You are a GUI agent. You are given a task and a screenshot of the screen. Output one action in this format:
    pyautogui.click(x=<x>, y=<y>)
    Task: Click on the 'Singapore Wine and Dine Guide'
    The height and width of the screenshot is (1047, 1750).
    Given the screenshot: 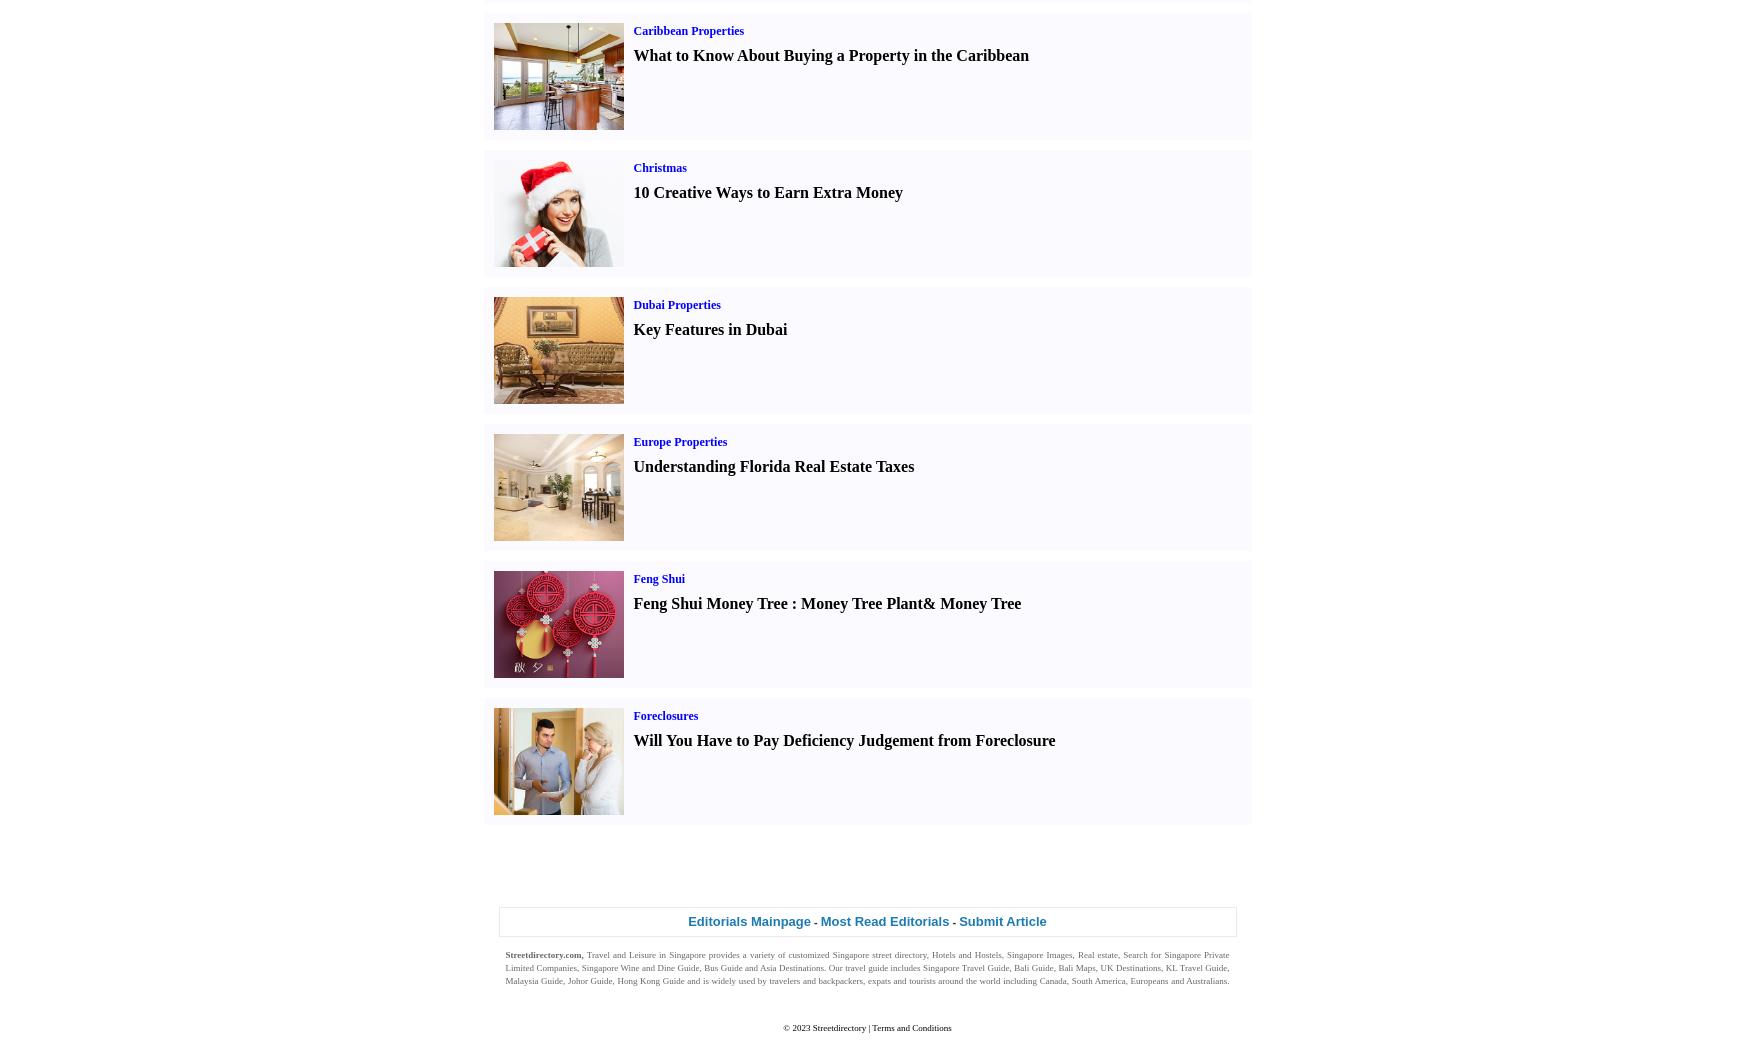 What is the action you would take?
    pyautogui.click(x=638, y=966)
    